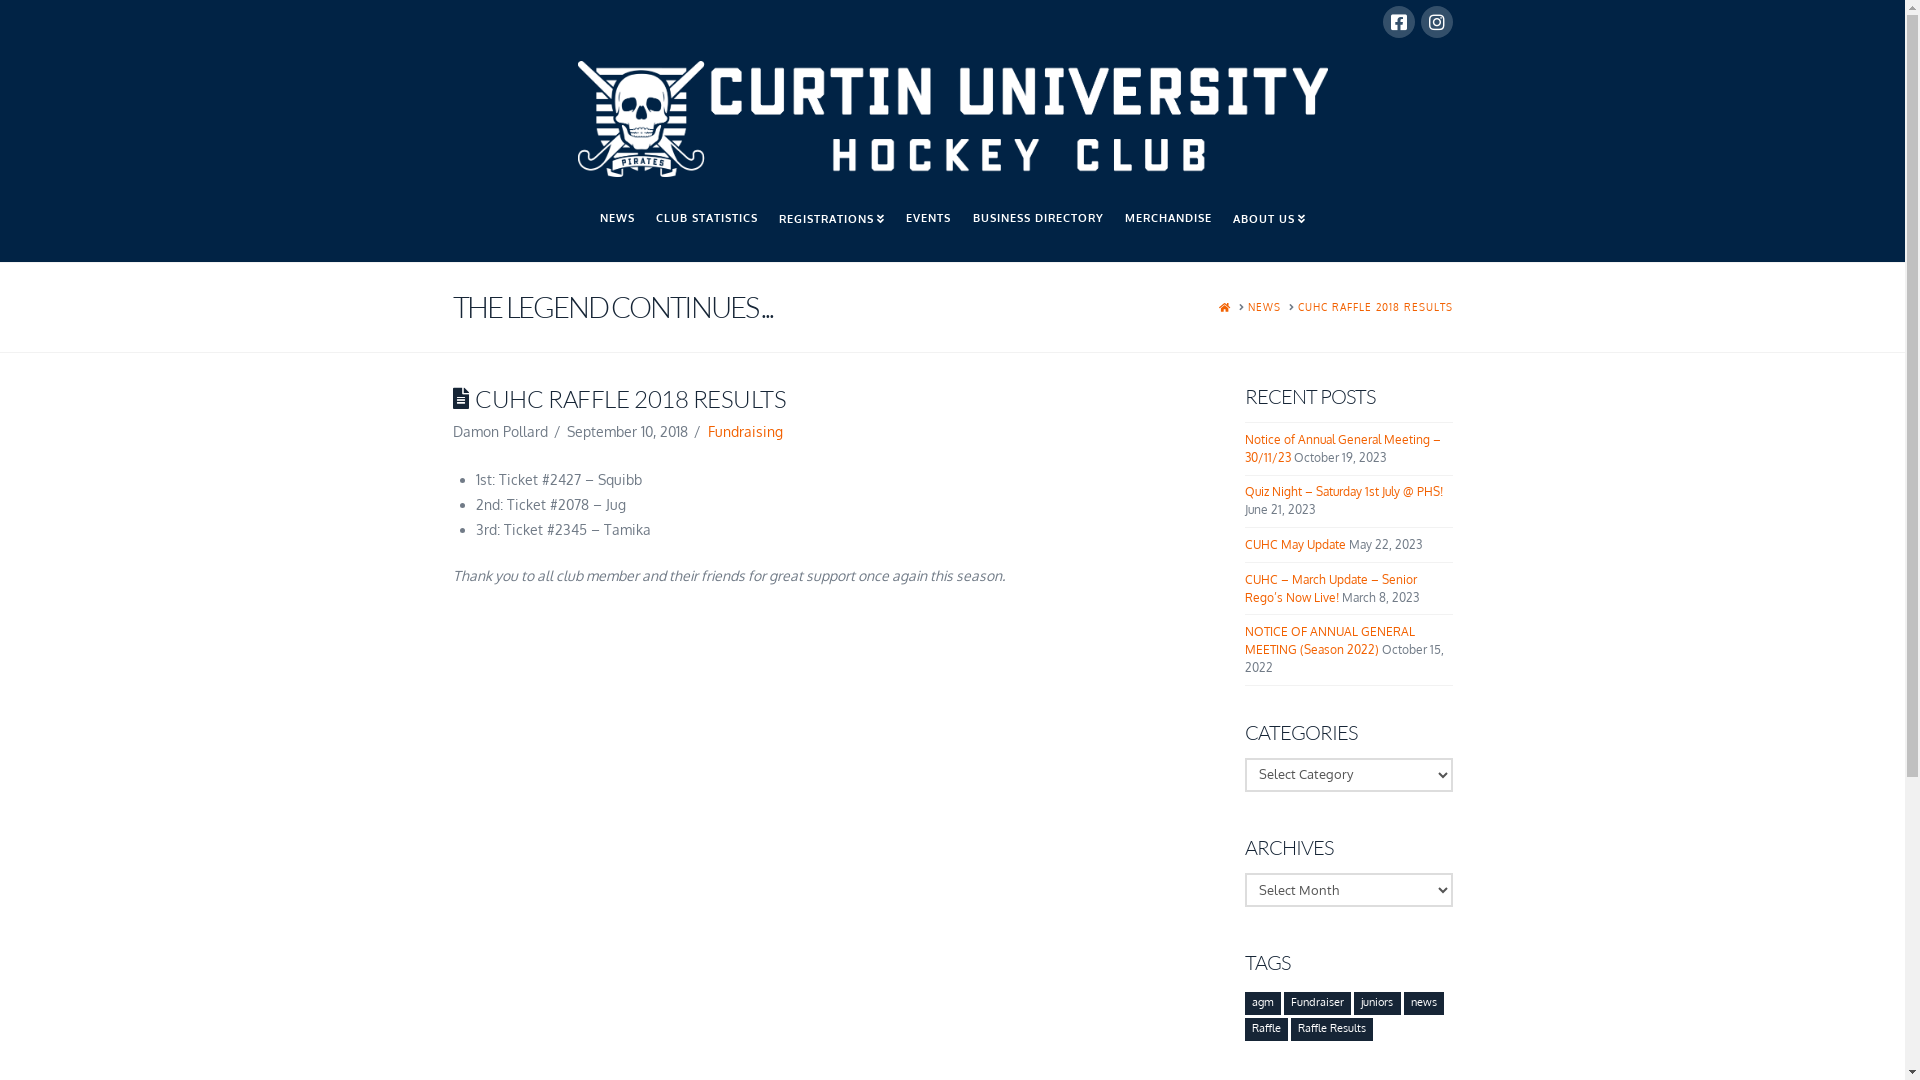 The height and width of the screenshot is (1080, 1920). What do you see at coordinates (1396, 22) in the screenshot?
I see `'Facebook'` at bounding box center [1396, 22].